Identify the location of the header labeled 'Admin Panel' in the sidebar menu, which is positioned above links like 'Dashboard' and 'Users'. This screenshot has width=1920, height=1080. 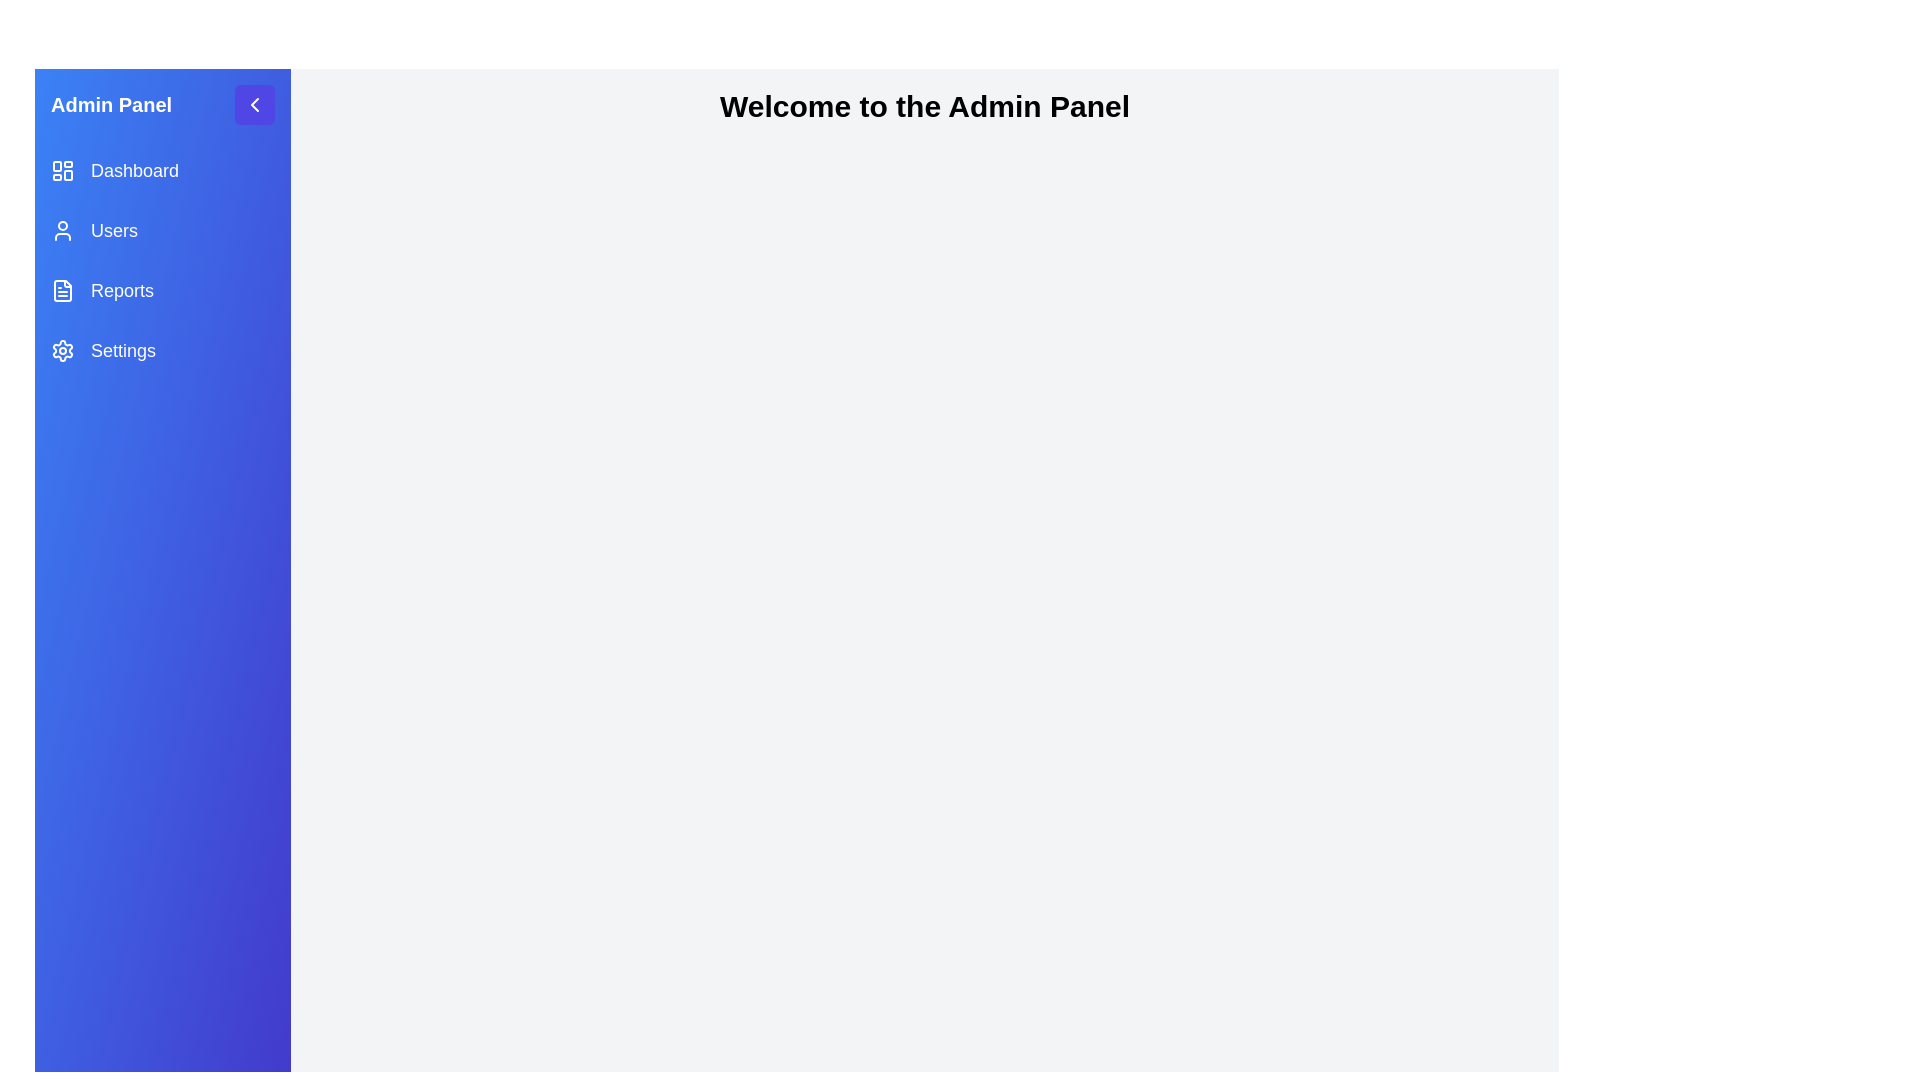
(163, 104).